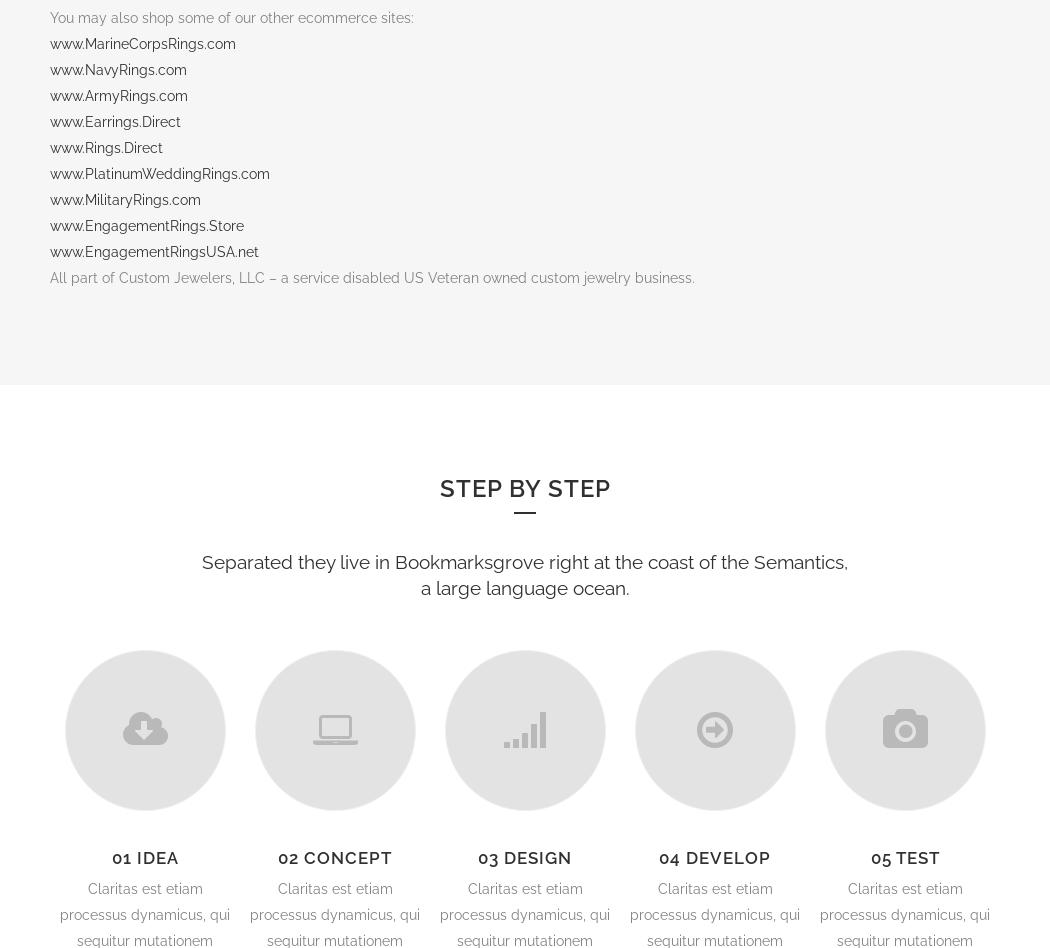  What do you see at coordinates (106, 146) in the screenshot?
I see `'www.Rings.Direct'` at bounding box center [106, 146].